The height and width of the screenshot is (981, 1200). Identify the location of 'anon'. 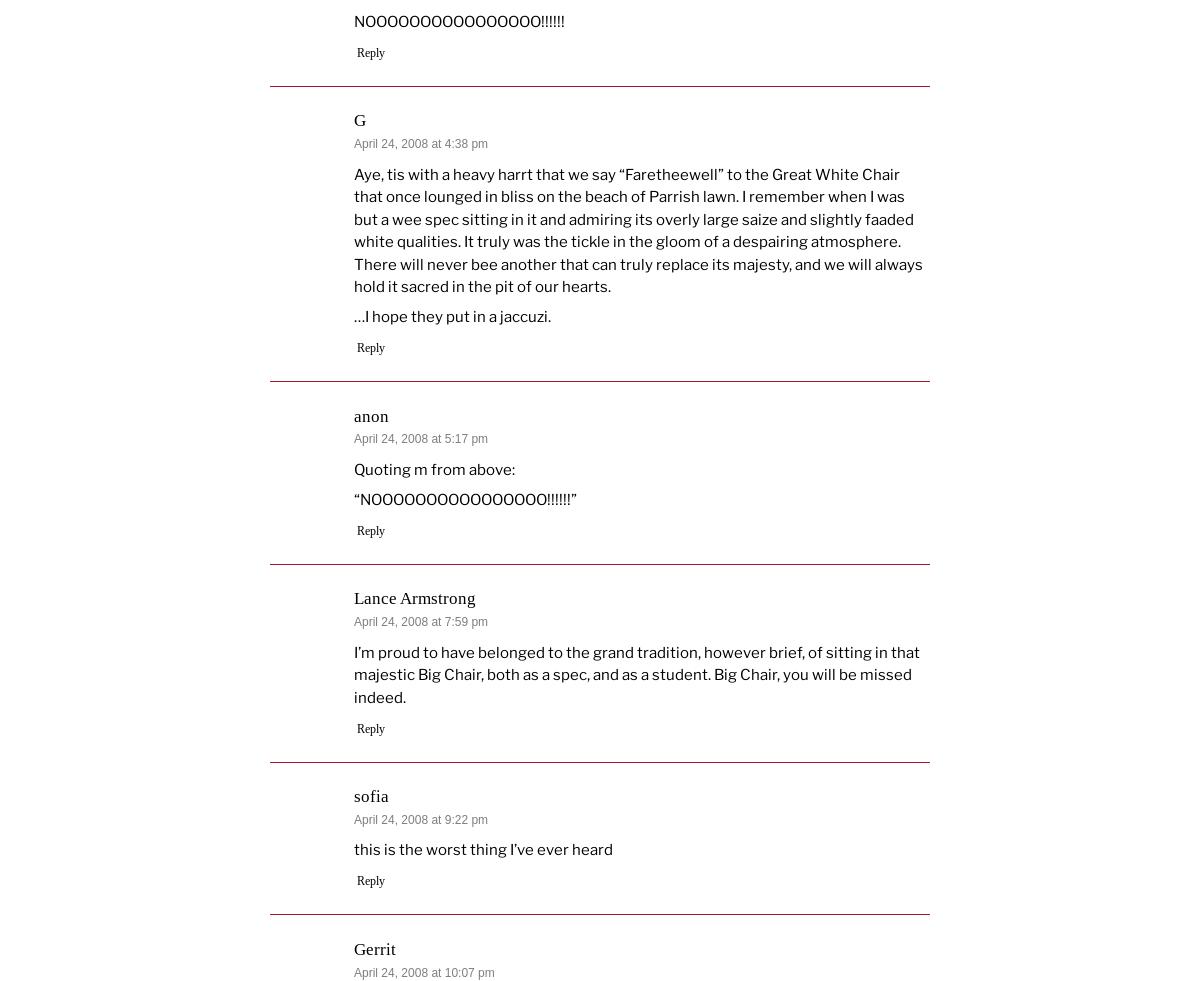
(371, 414).